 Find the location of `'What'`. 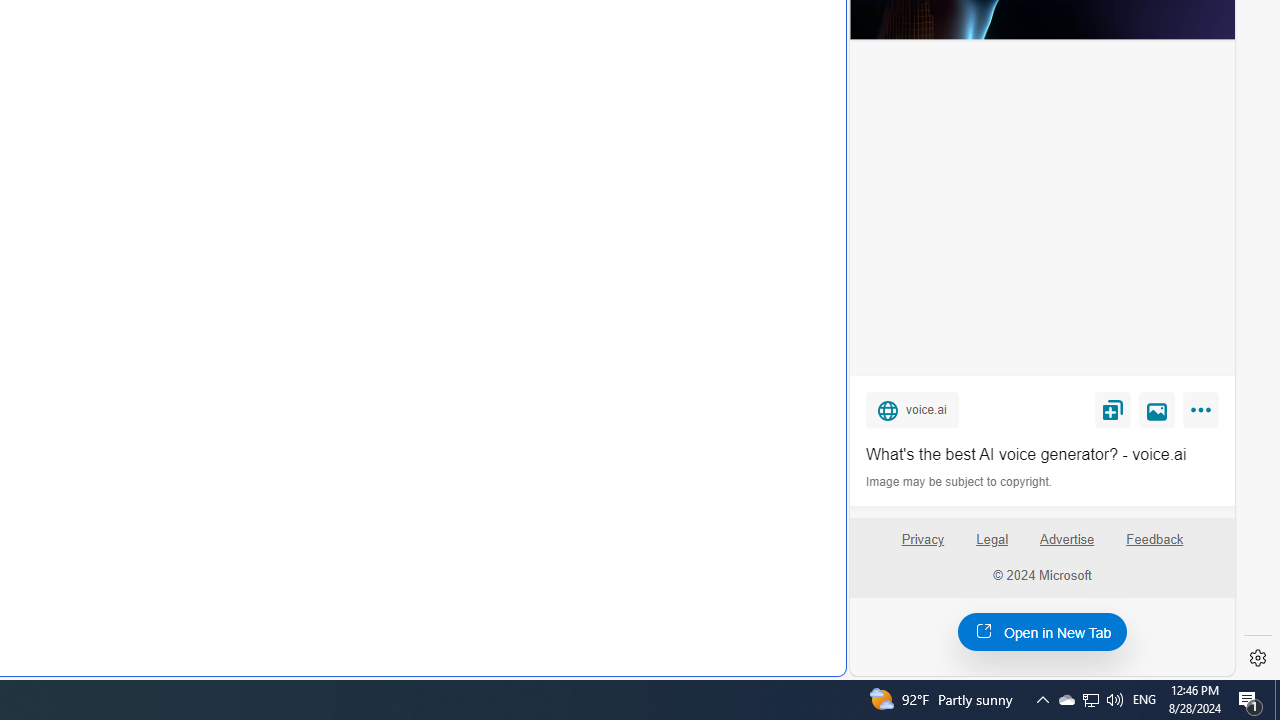

'What' is located at coordinates (1041, 455).